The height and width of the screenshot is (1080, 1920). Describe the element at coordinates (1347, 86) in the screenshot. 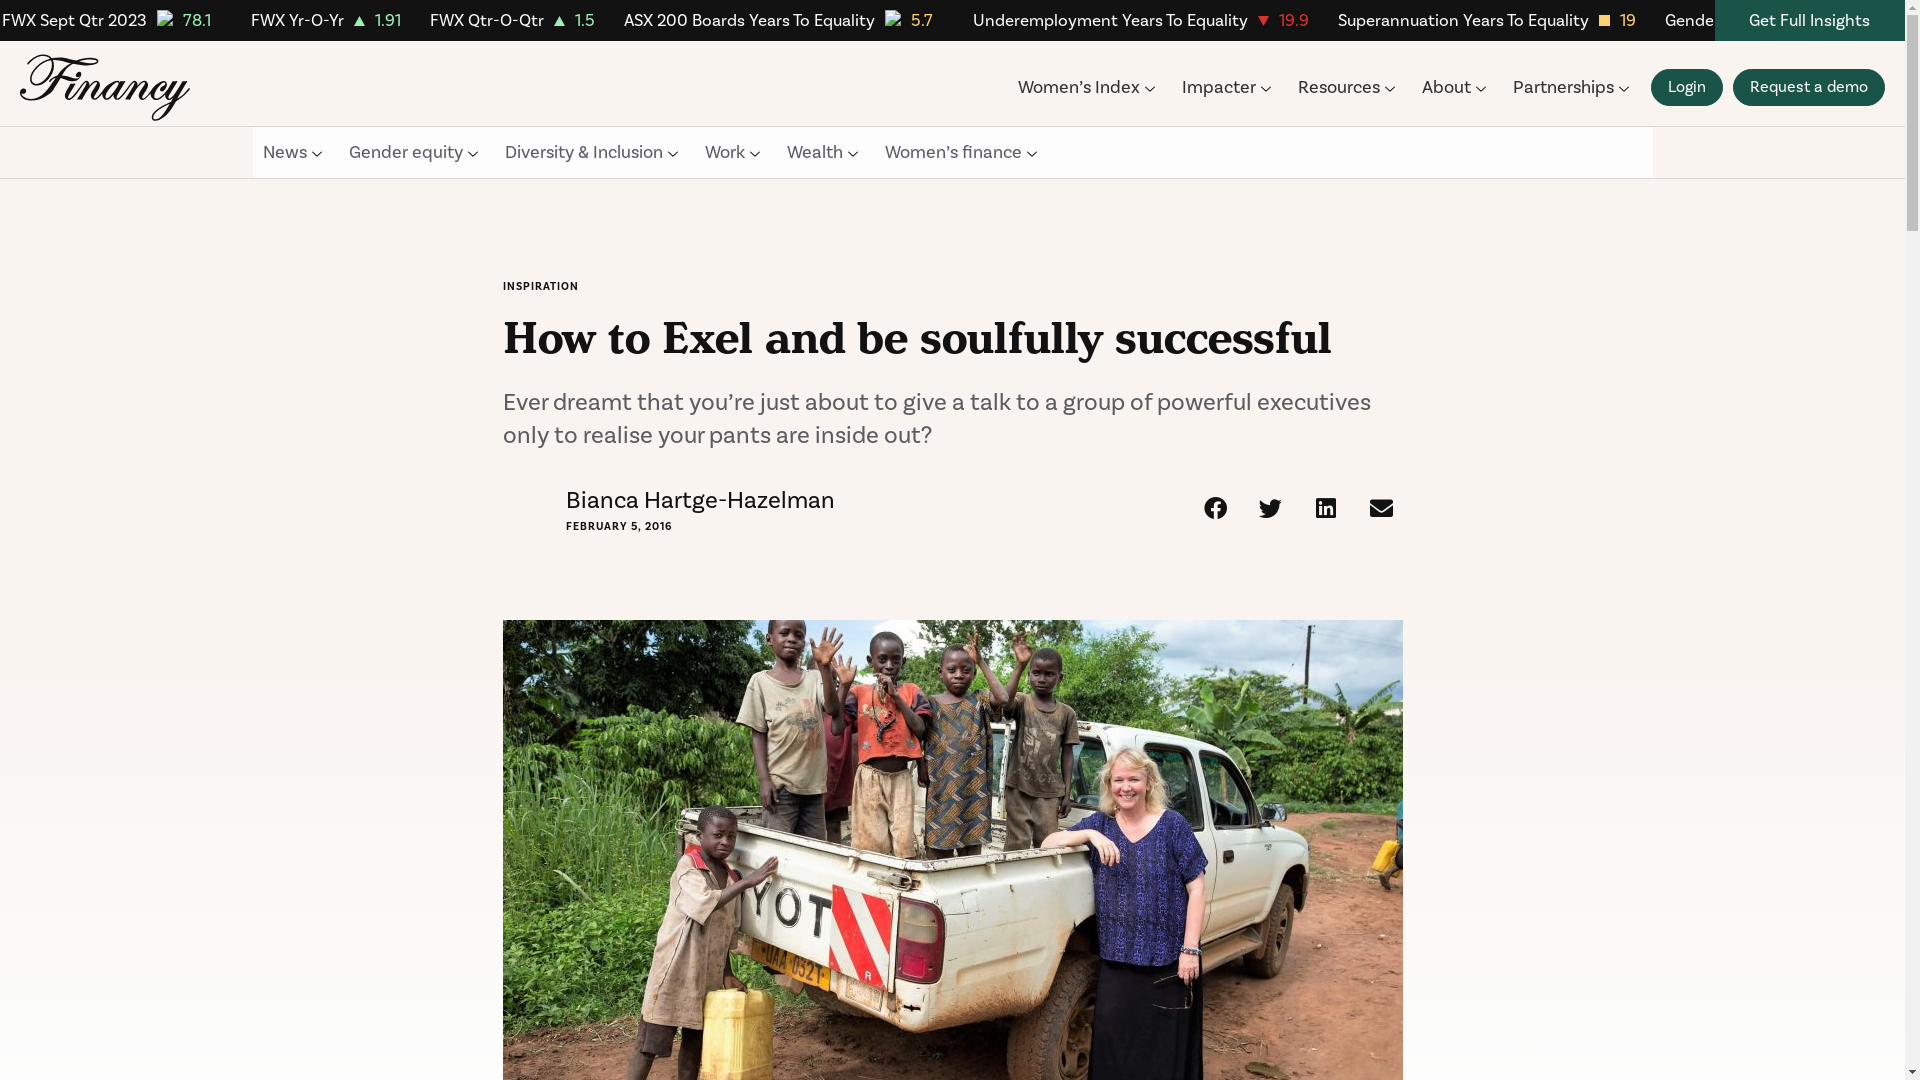

I see `'Resources'` at that location.